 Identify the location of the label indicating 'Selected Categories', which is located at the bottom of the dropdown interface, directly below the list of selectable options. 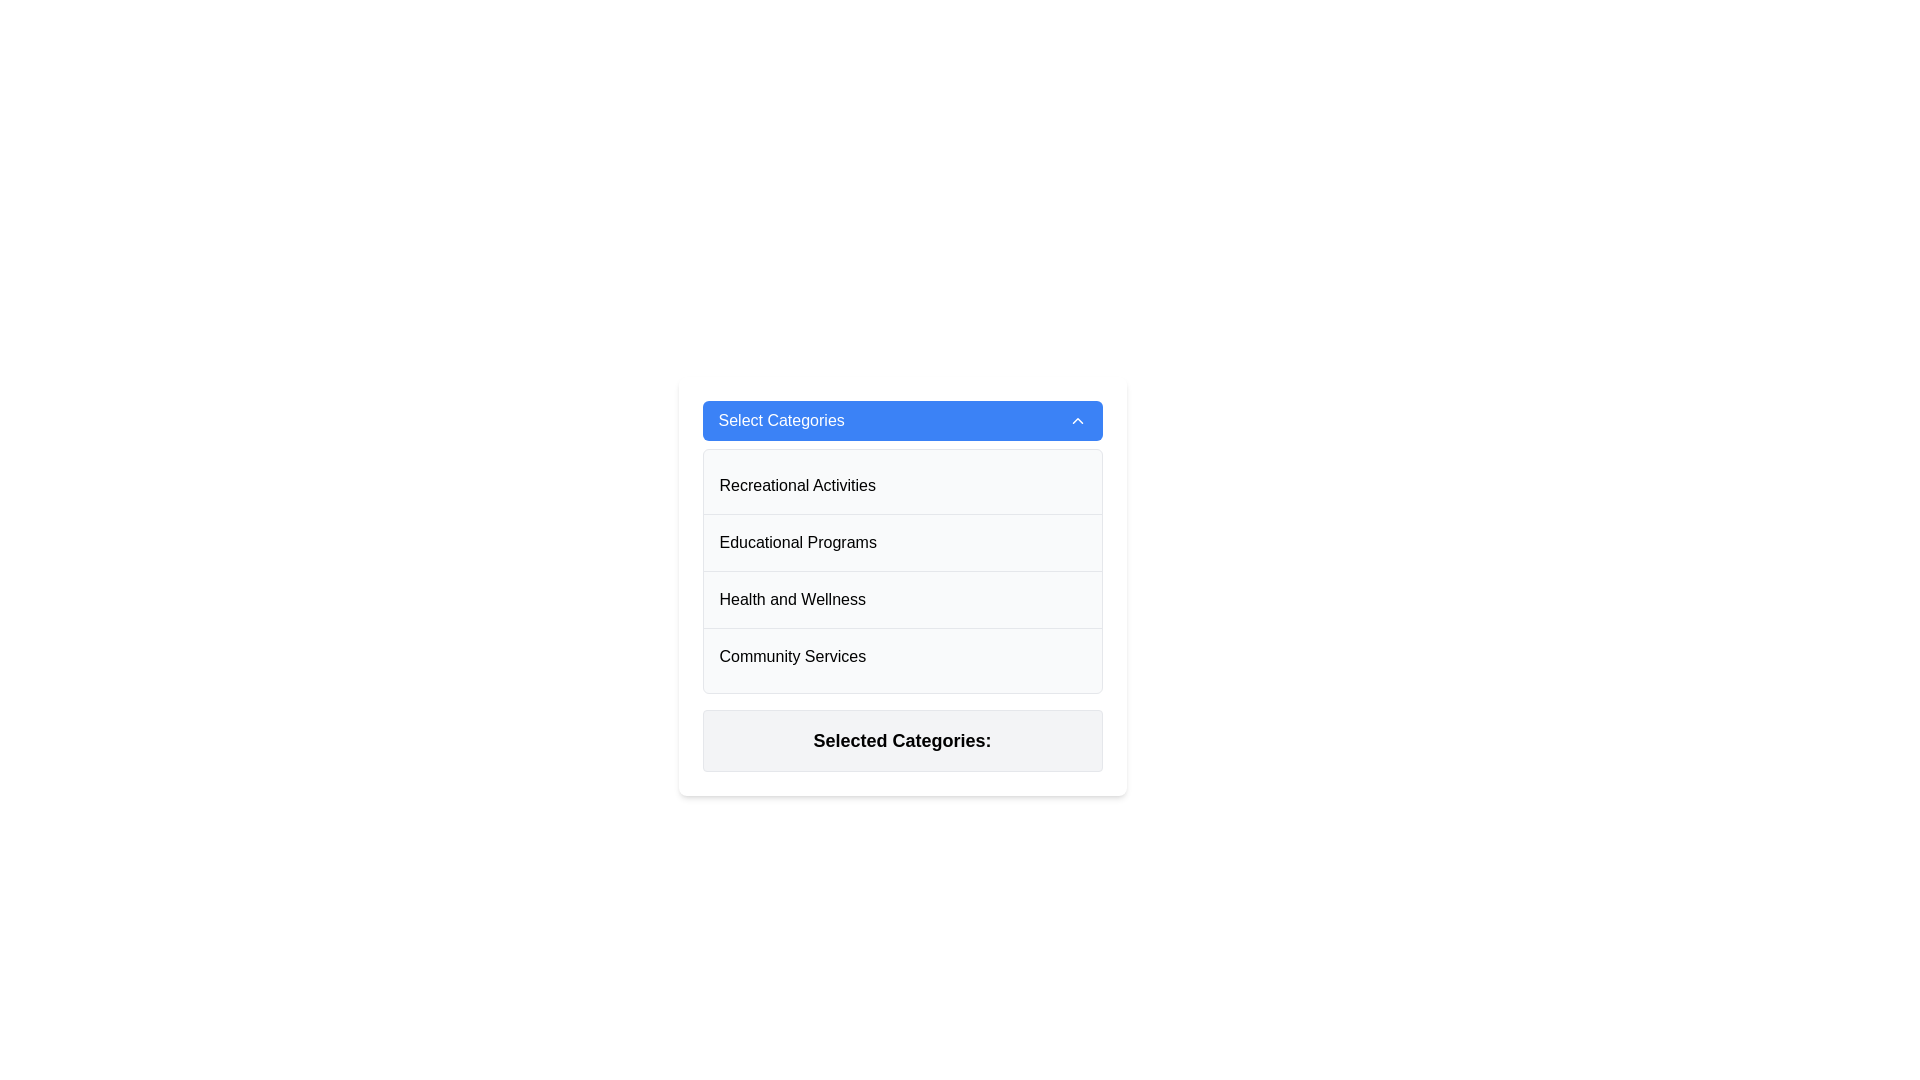
(901, 740).